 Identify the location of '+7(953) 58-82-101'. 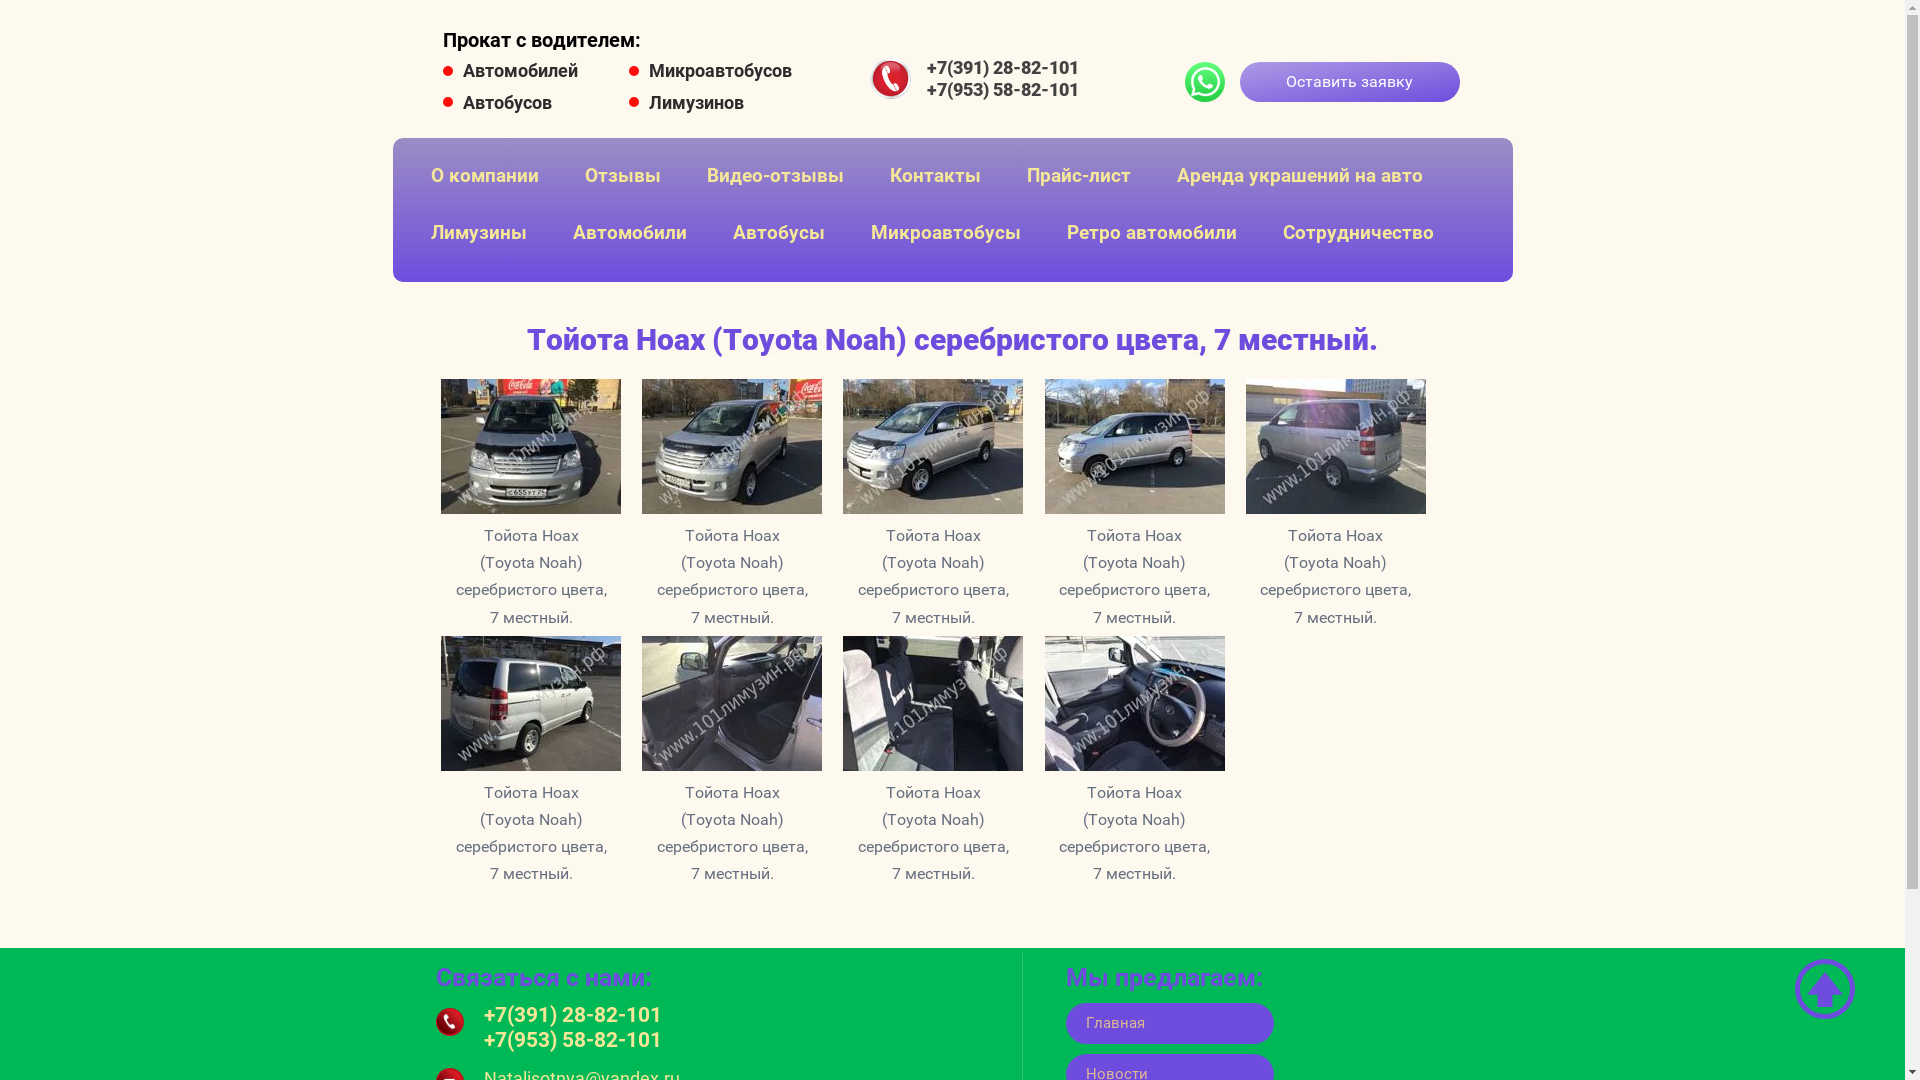
(571, 1039).